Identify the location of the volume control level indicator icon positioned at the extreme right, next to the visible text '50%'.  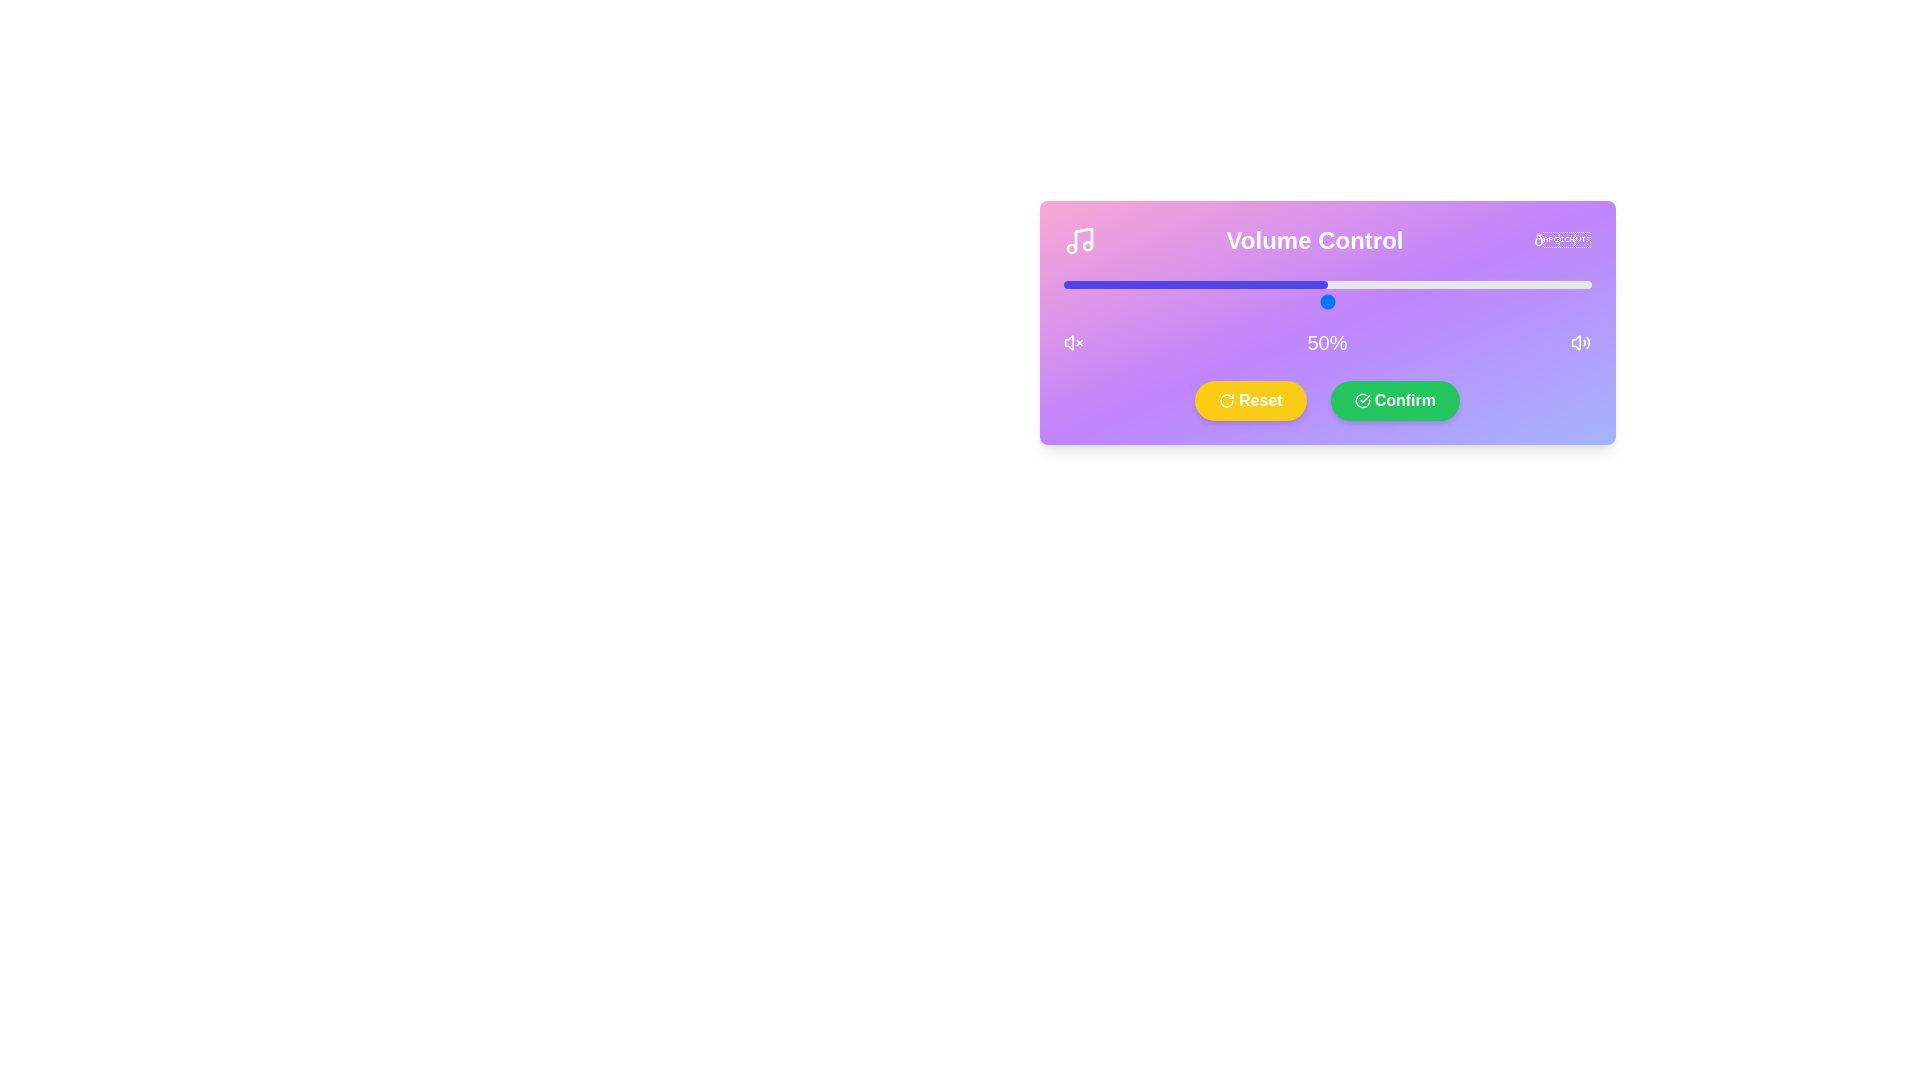
(1580, 342).